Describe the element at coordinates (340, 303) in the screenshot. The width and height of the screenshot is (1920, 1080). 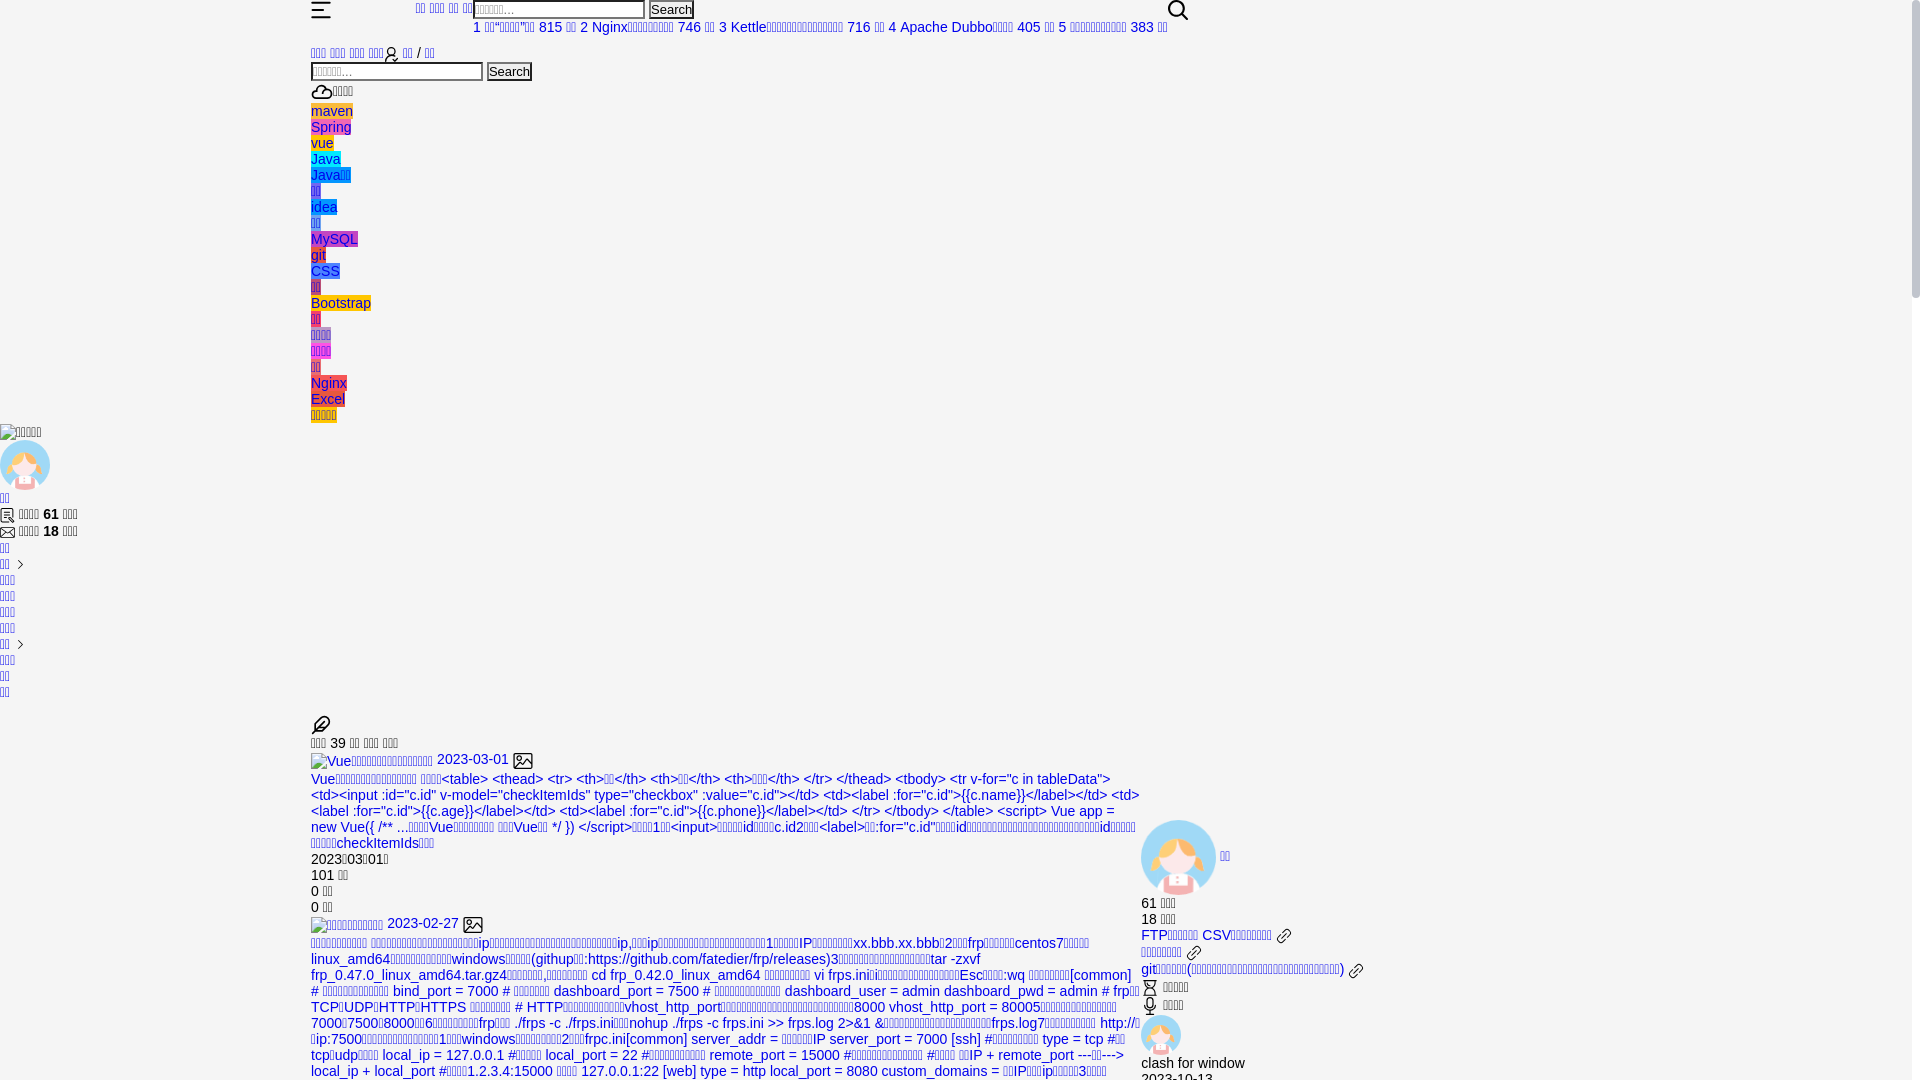
I see `'Bootstrap'` at that location.